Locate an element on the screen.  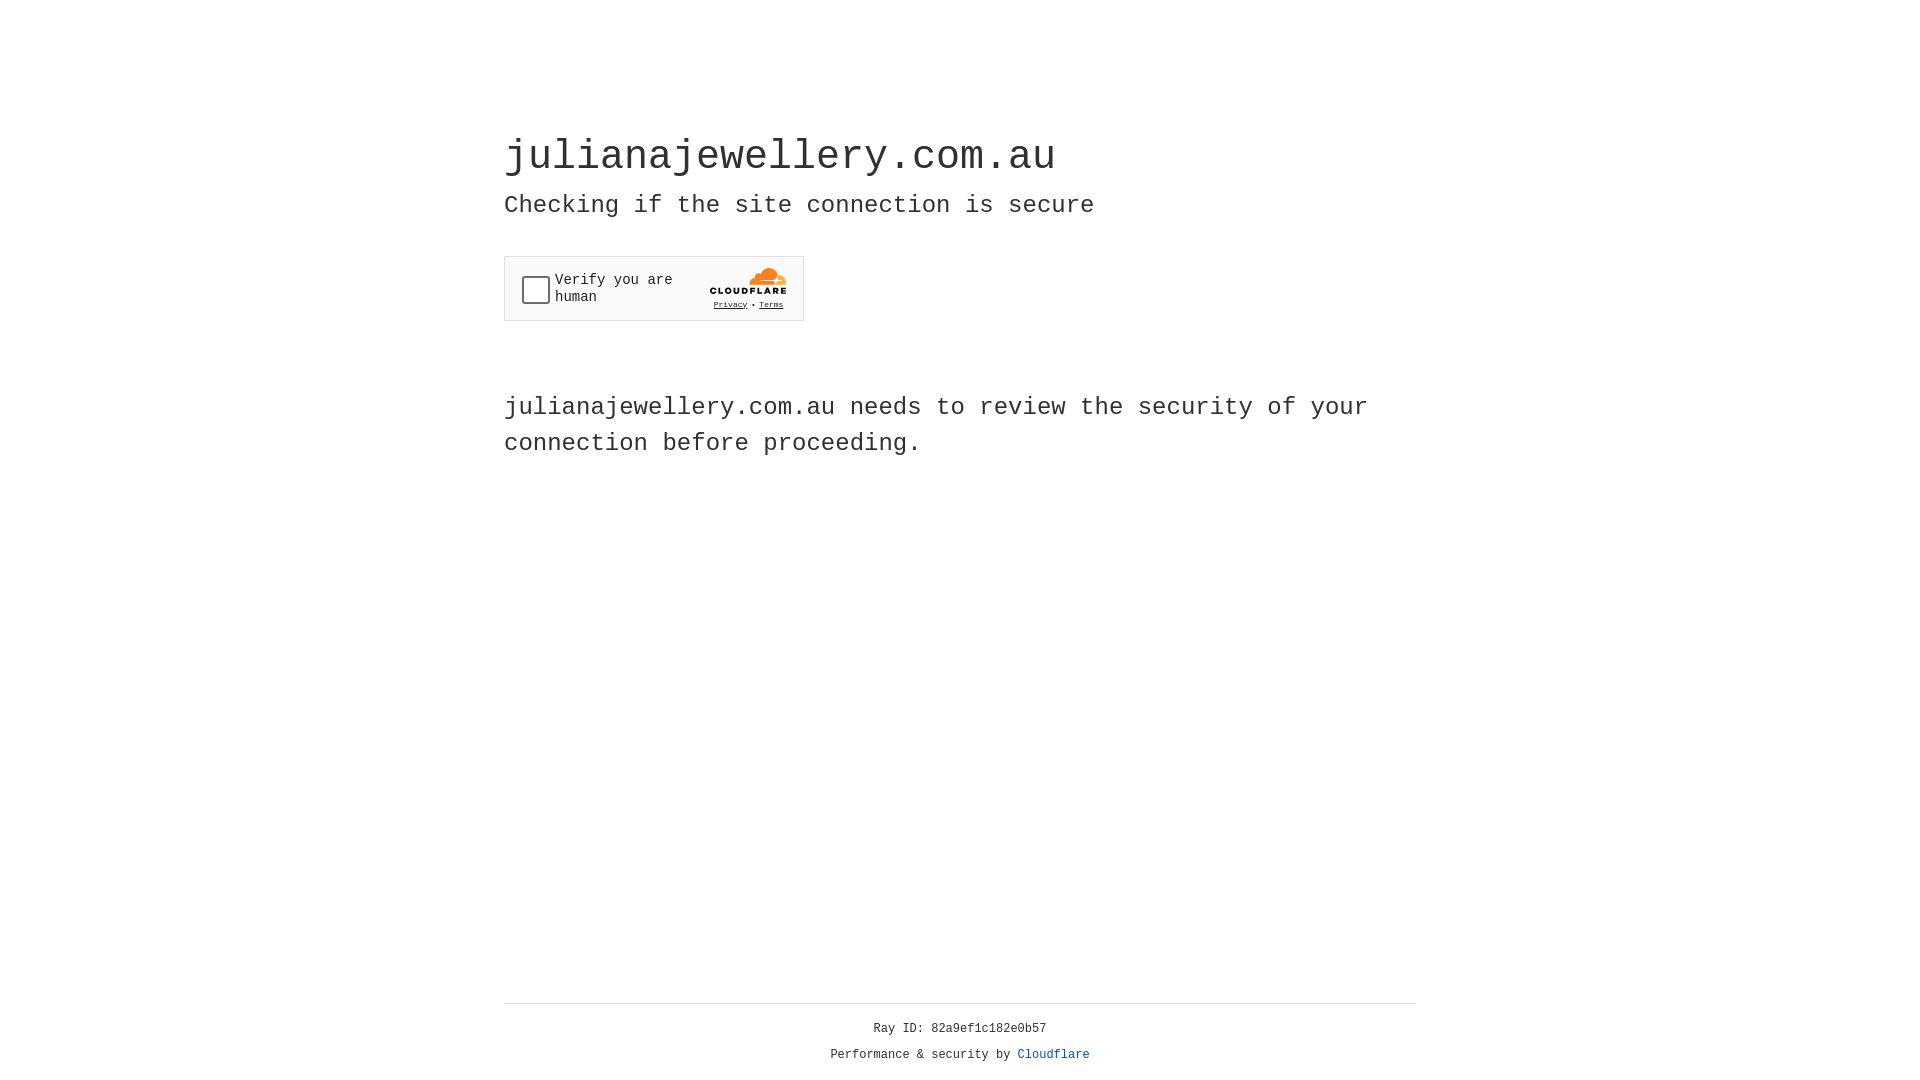
'Cloudflare' is located at coordinates (1017, 1054).